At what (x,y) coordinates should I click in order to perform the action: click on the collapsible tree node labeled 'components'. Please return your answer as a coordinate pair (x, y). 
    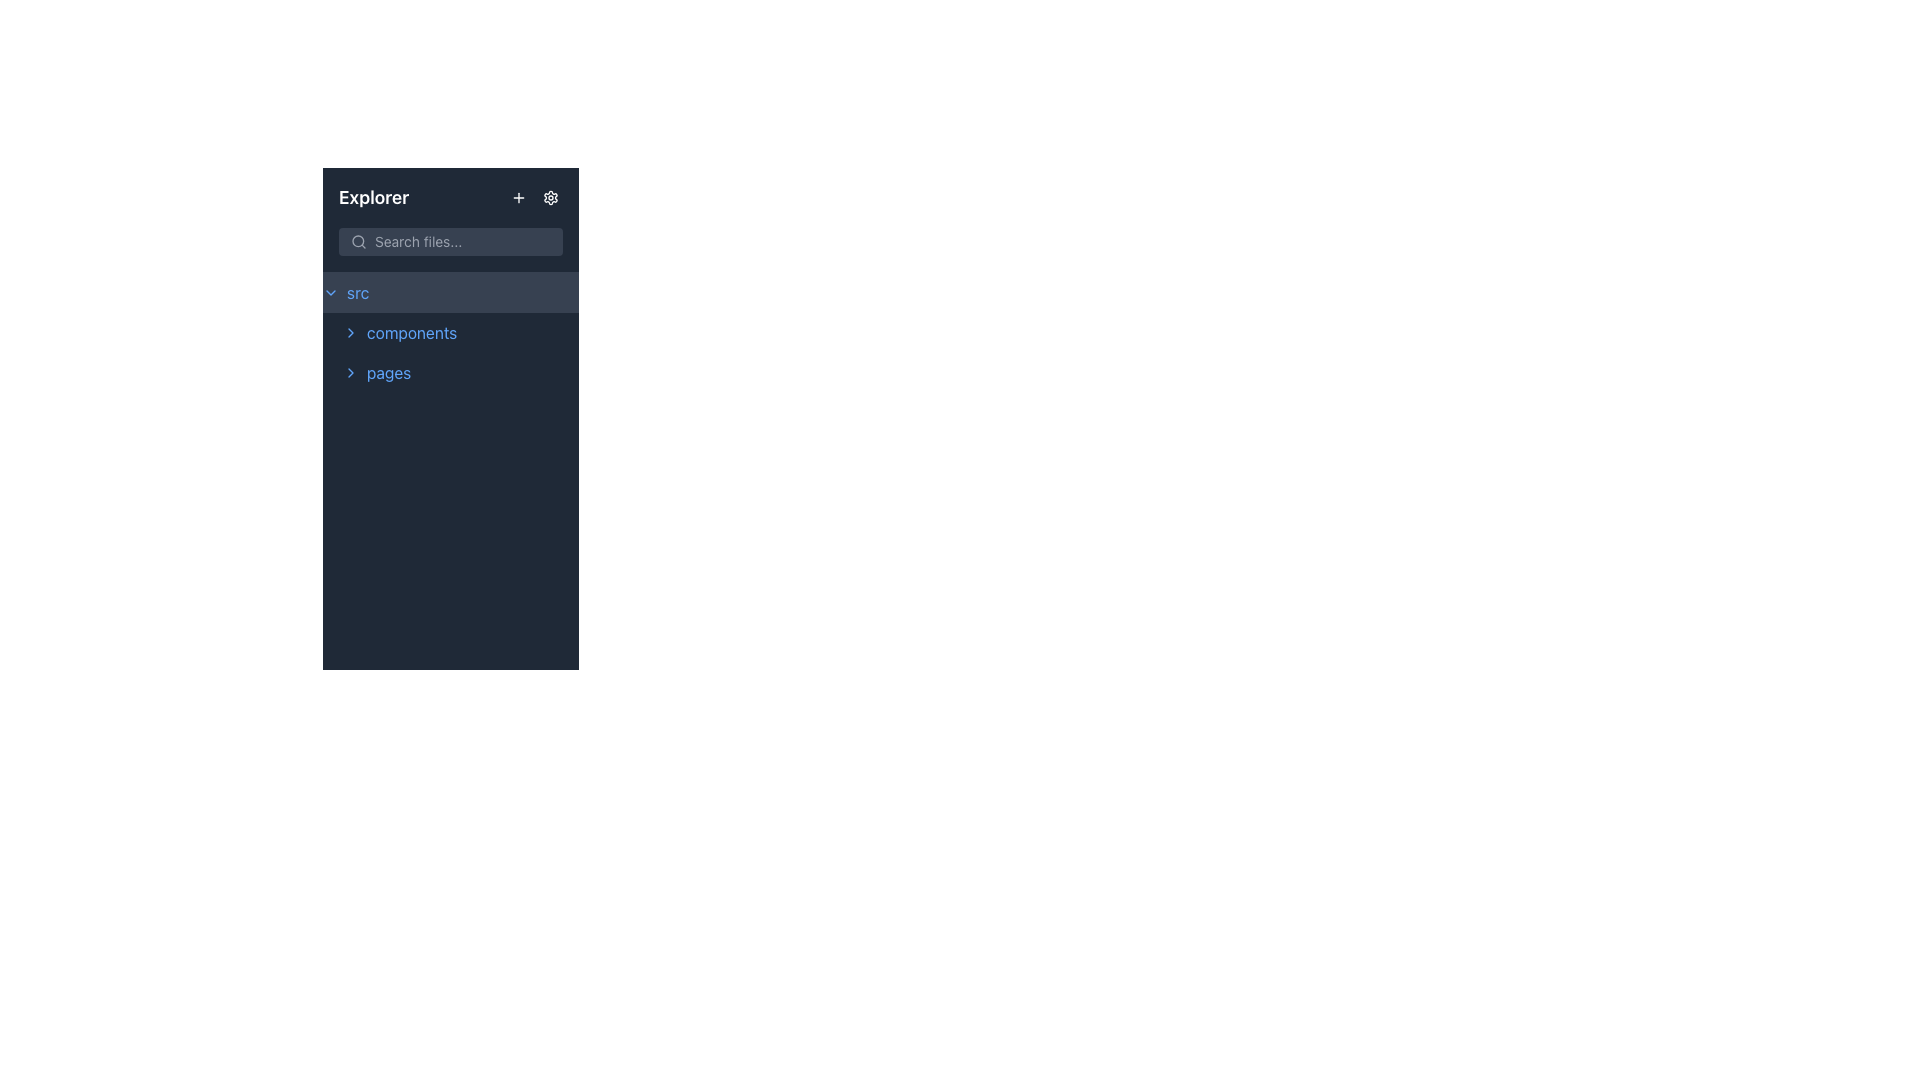
    Looking at the image, I should click on (450, 331).